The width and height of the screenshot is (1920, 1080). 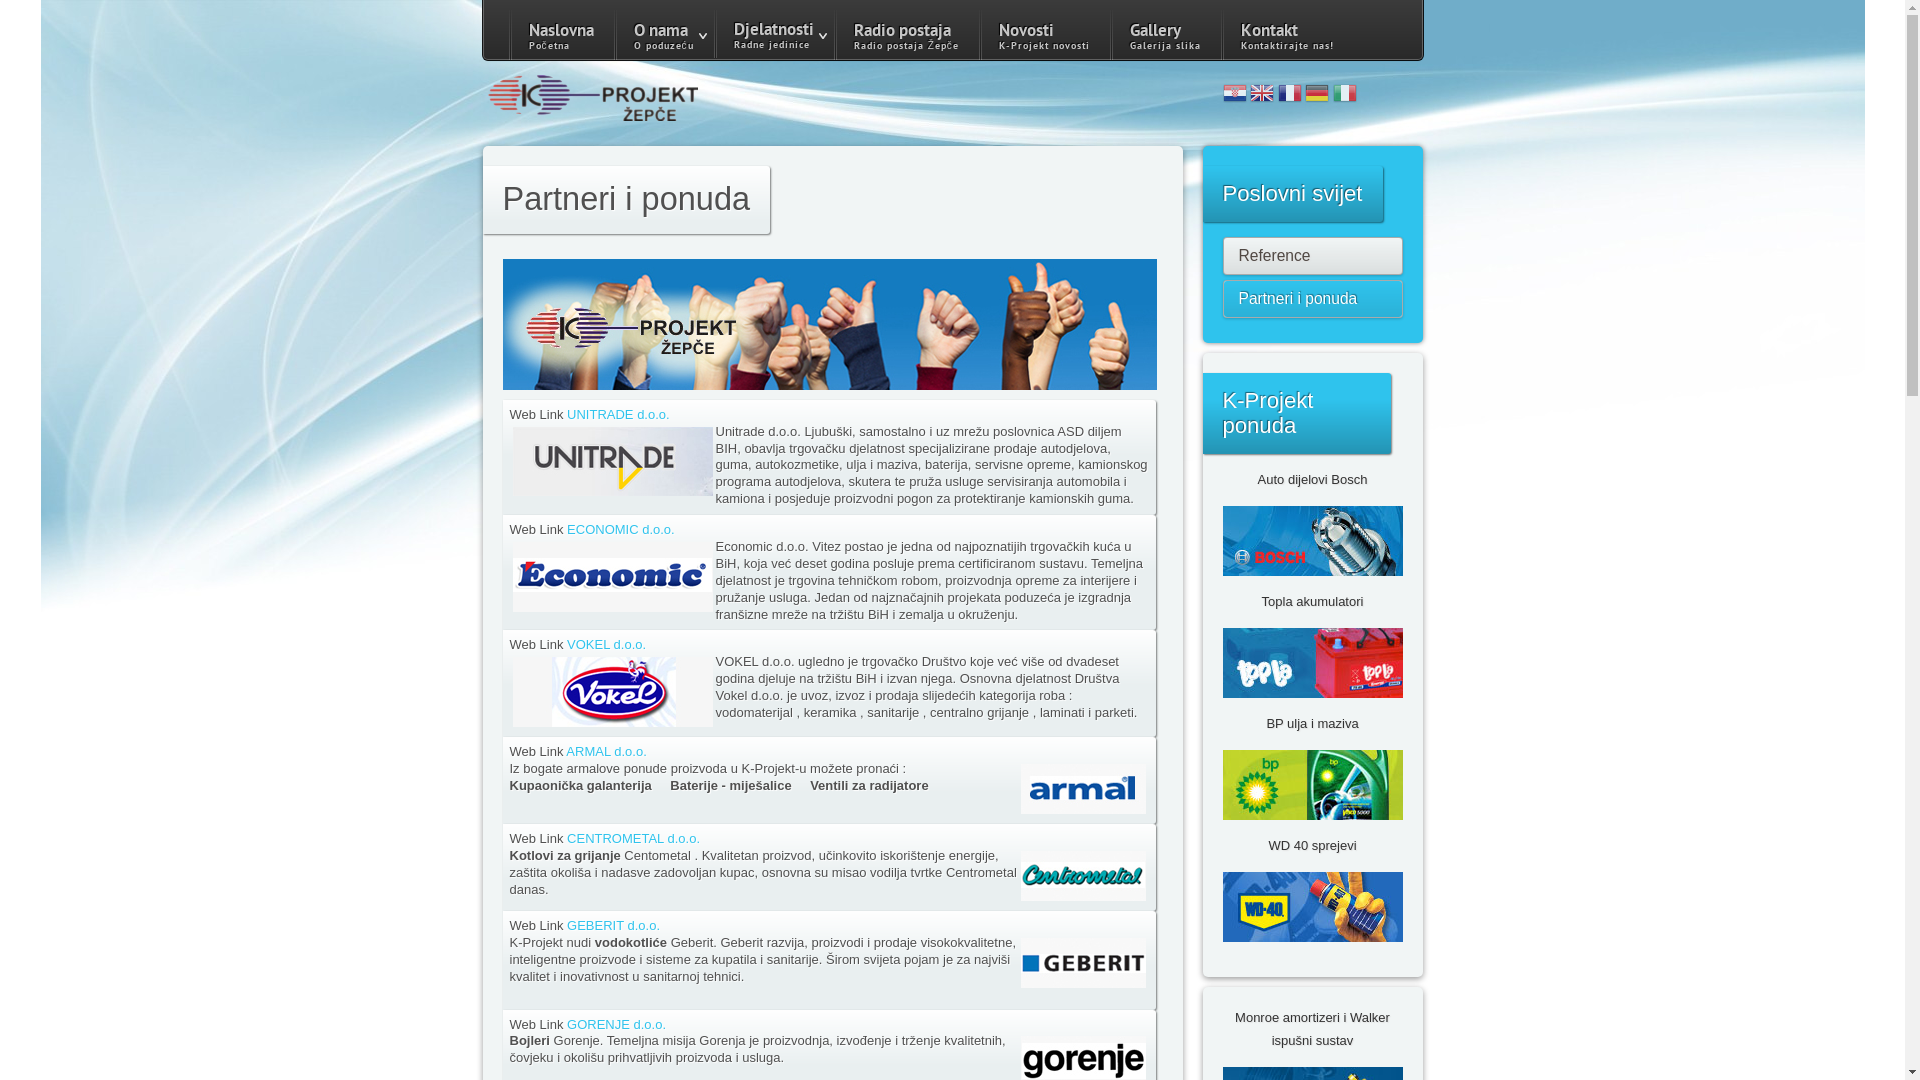 What do you see at coordinates (632, 838) in the screenshot?
I see `'CENTROMETAL d.o.o.'` at bounding box center [632, 838].